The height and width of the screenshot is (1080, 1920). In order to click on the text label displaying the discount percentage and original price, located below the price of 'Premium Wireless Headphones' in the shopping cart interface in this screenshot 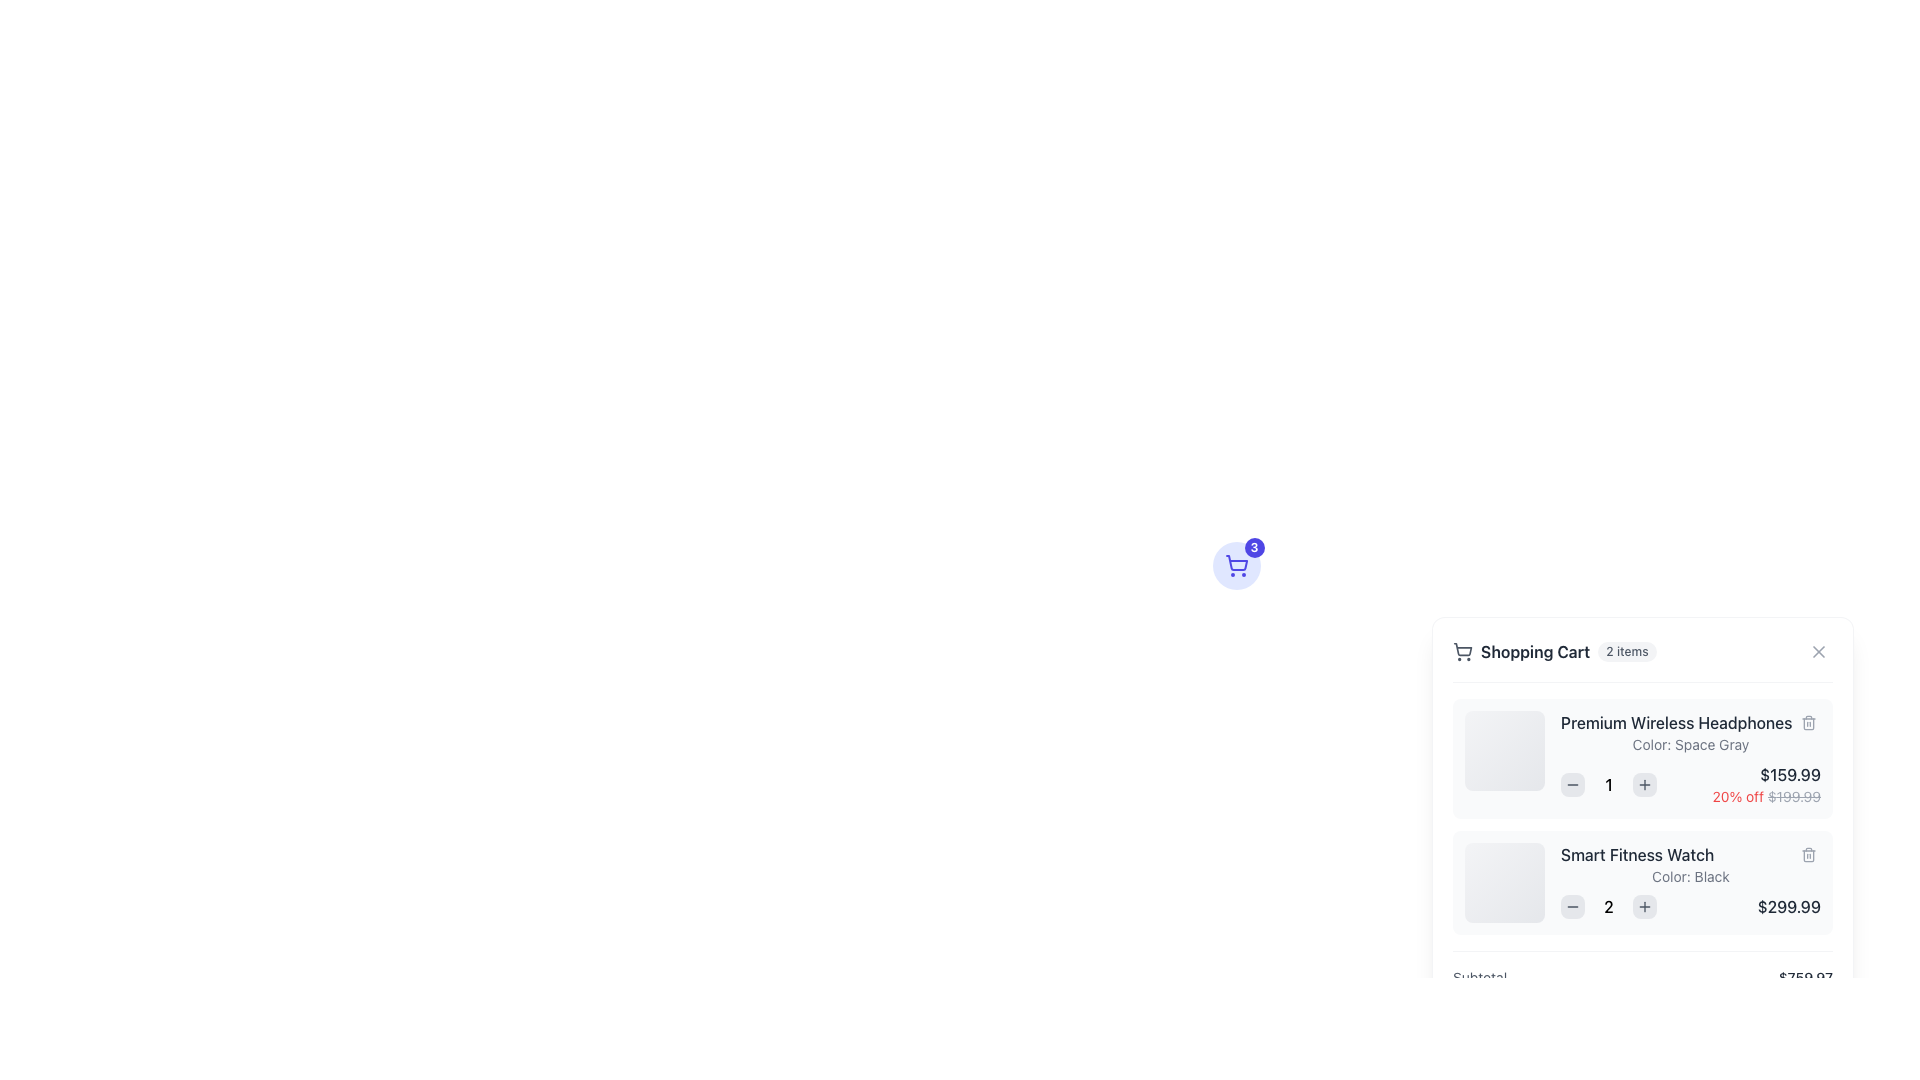, I will do `click(1766, 796)`.